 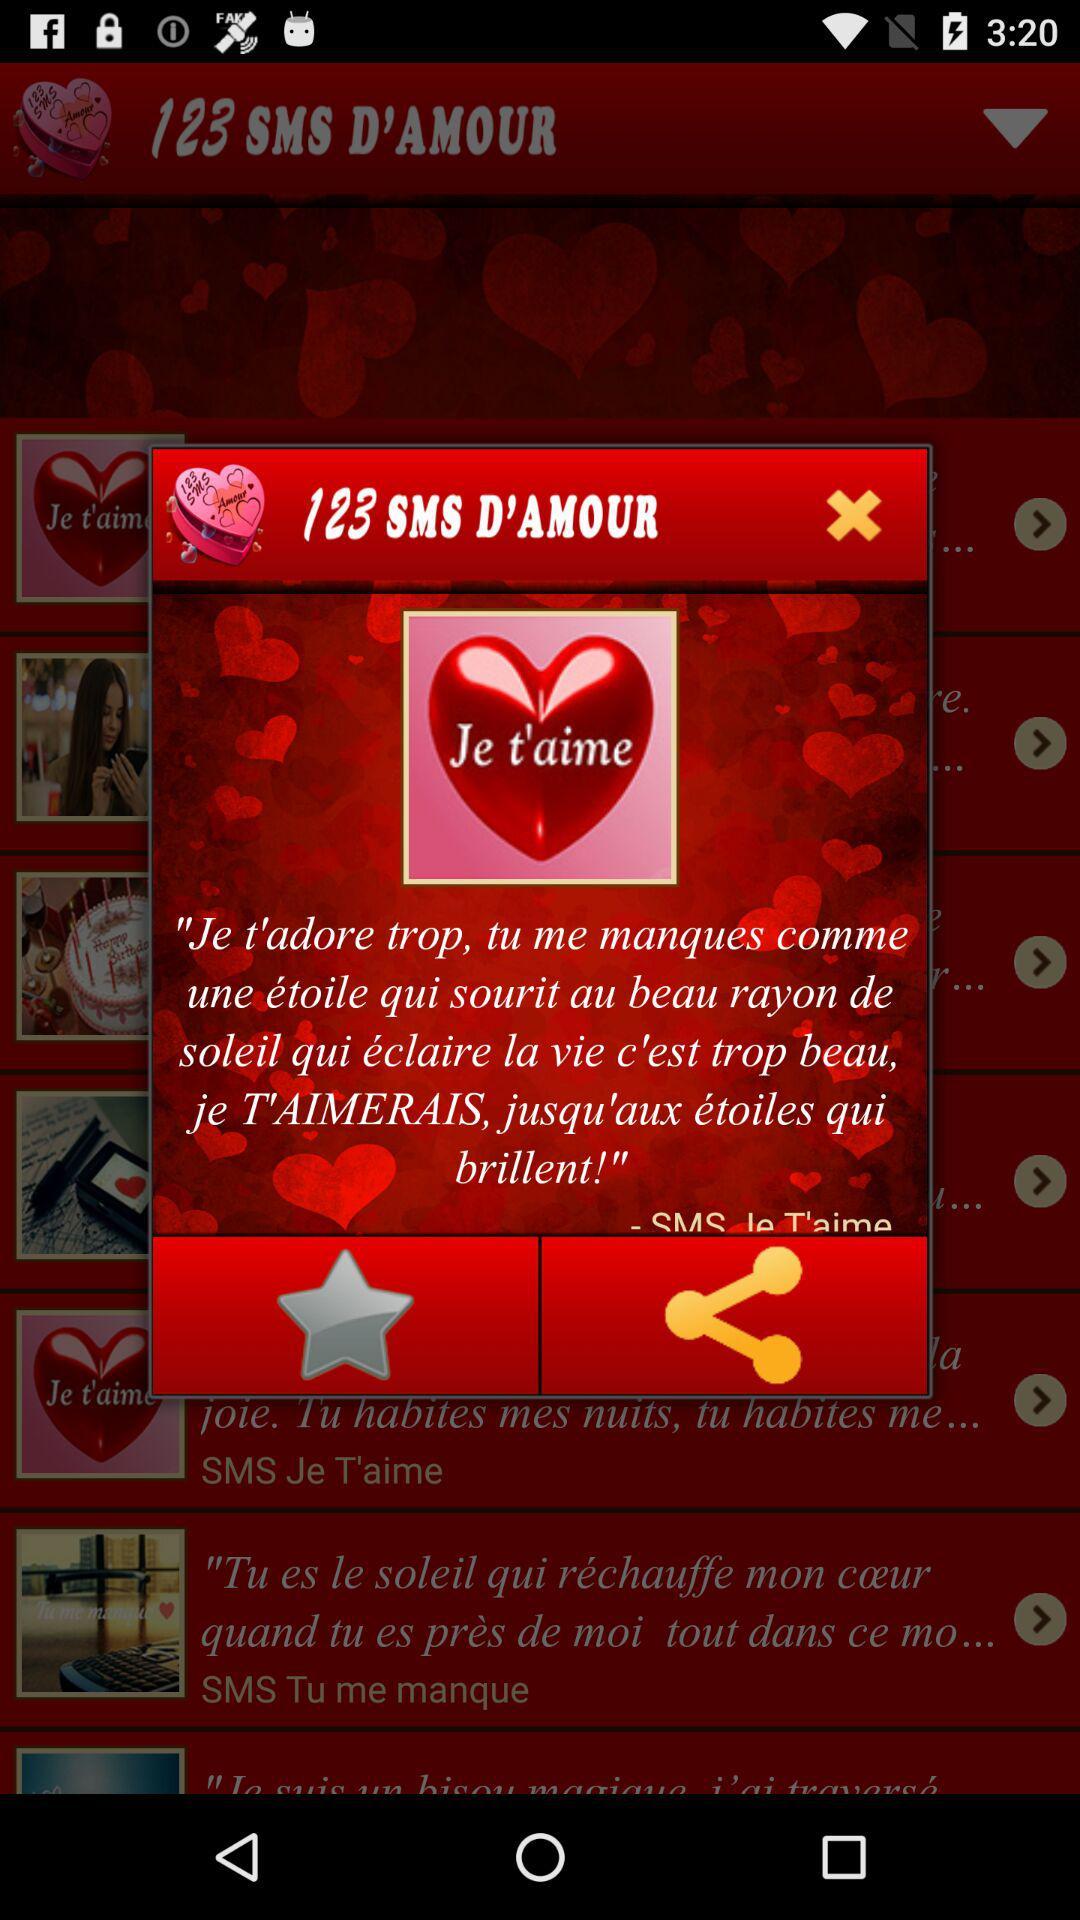 What do you see at coordinates (853, 514) in the screenshot?
I see `the item at the top right corner` at bounding box center [853, 514].